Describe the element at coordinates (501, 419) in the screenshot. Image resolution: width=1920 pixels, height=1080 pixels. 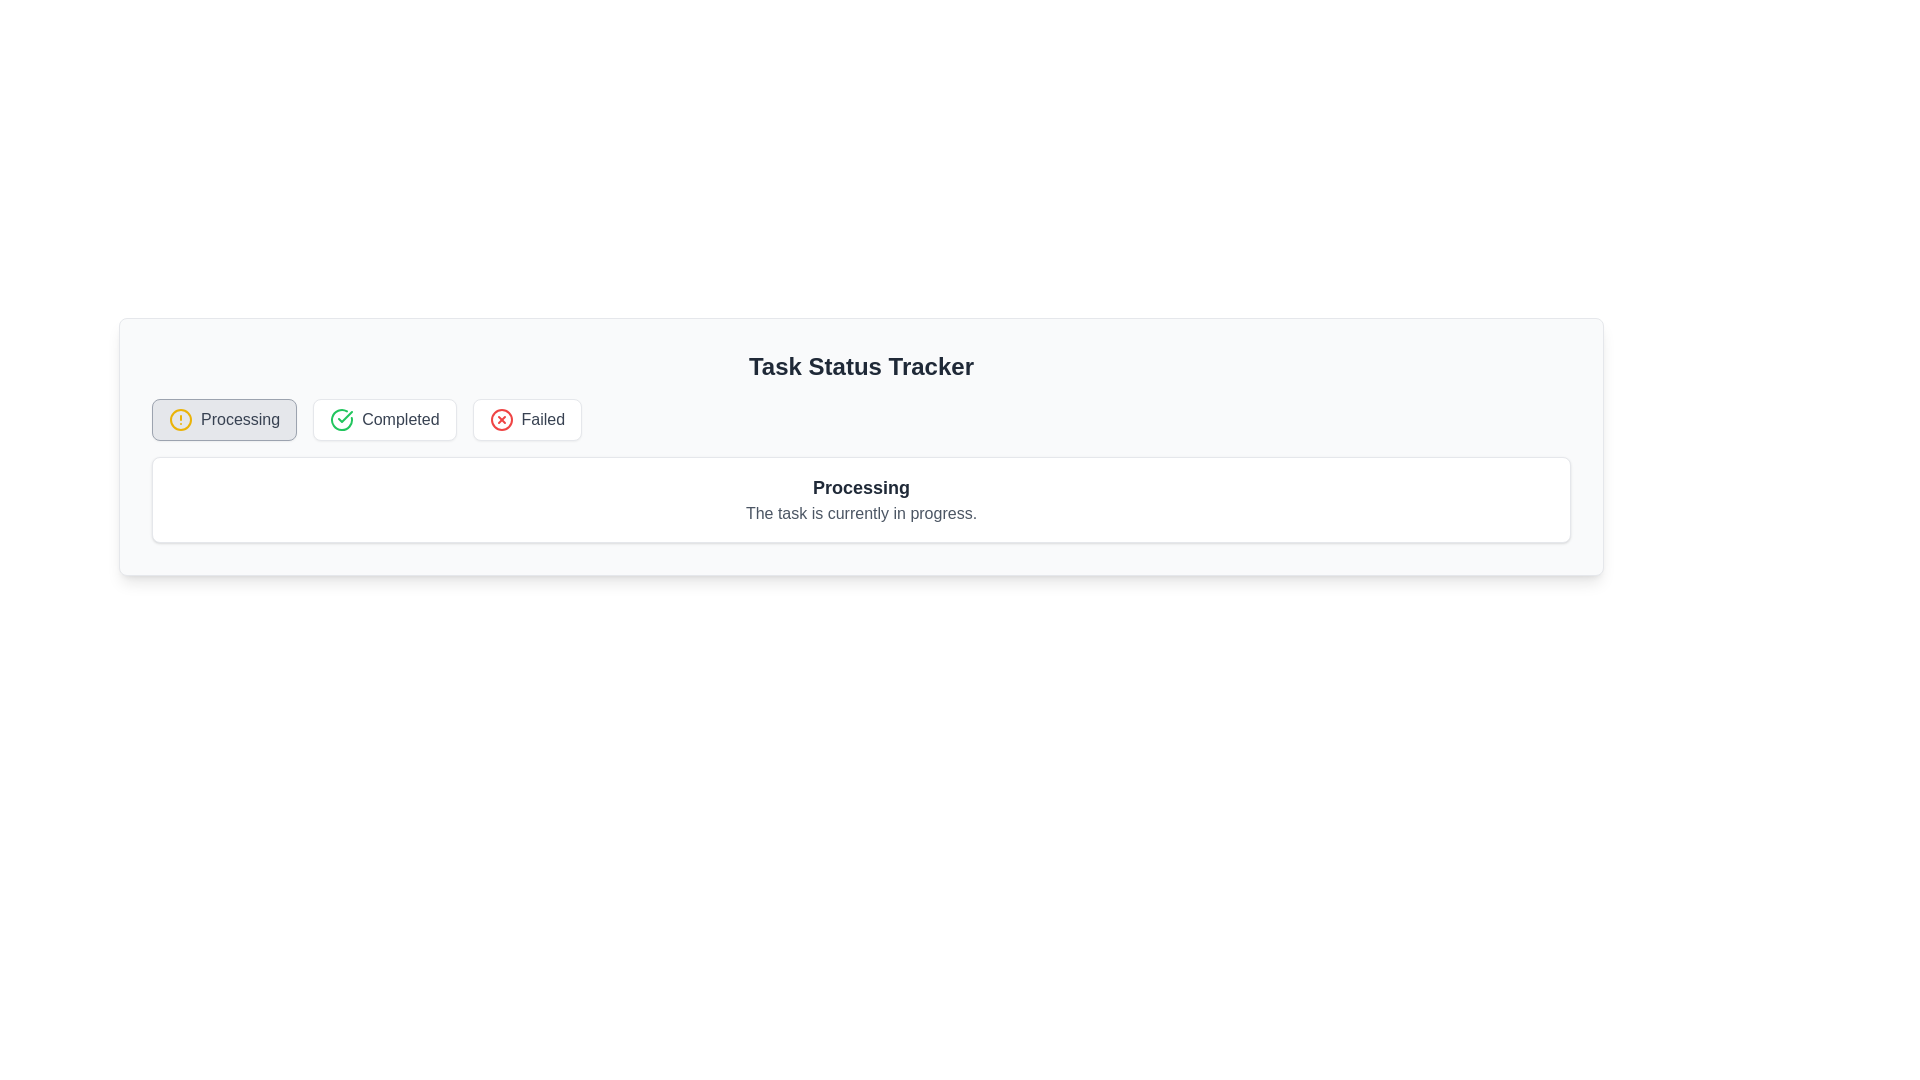
I see `the 'Failed' status icon, which is the third indicator in the horizontal series of status indicators located below the main heading in the task status tracker interface` at that location.